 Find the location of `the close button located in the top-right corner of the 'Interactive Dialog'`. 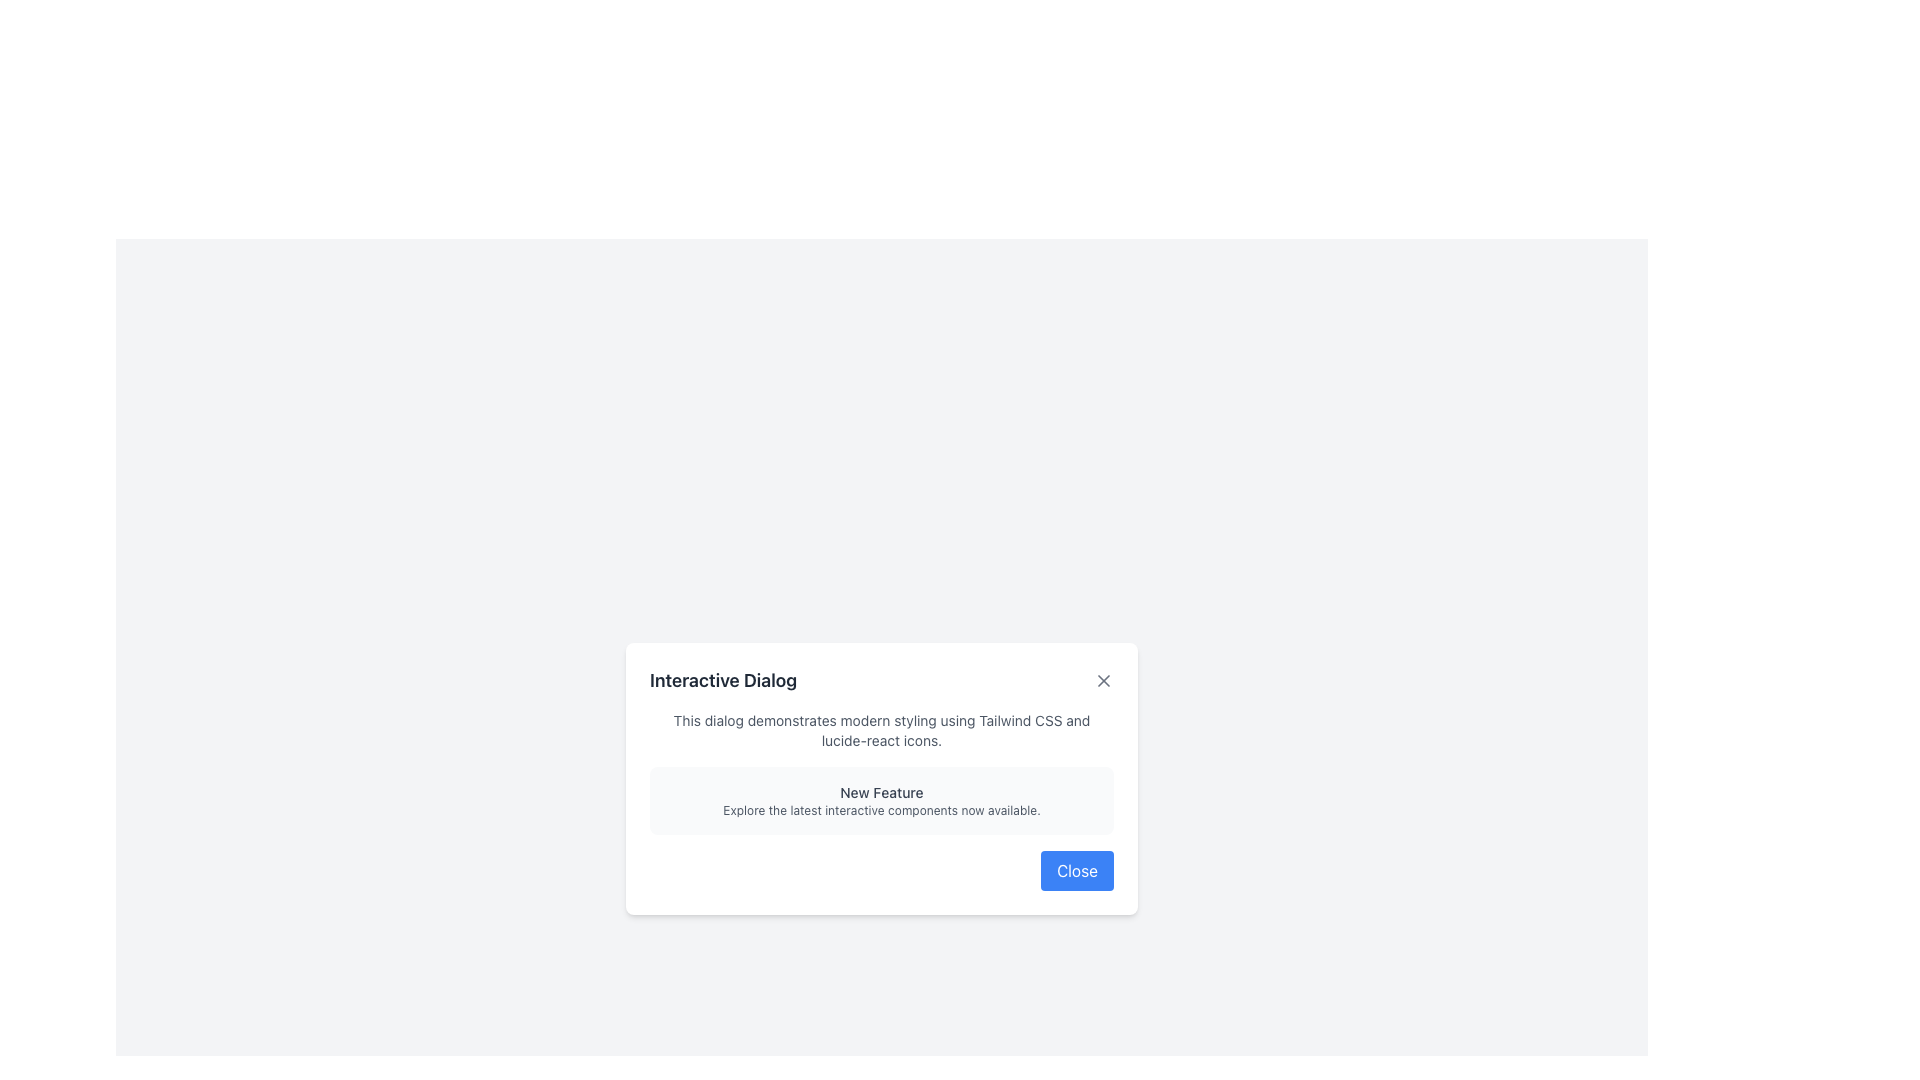

the close button located in the top-right corner of the 'Interactive Dialog' is located at coordinates (1103, 680).